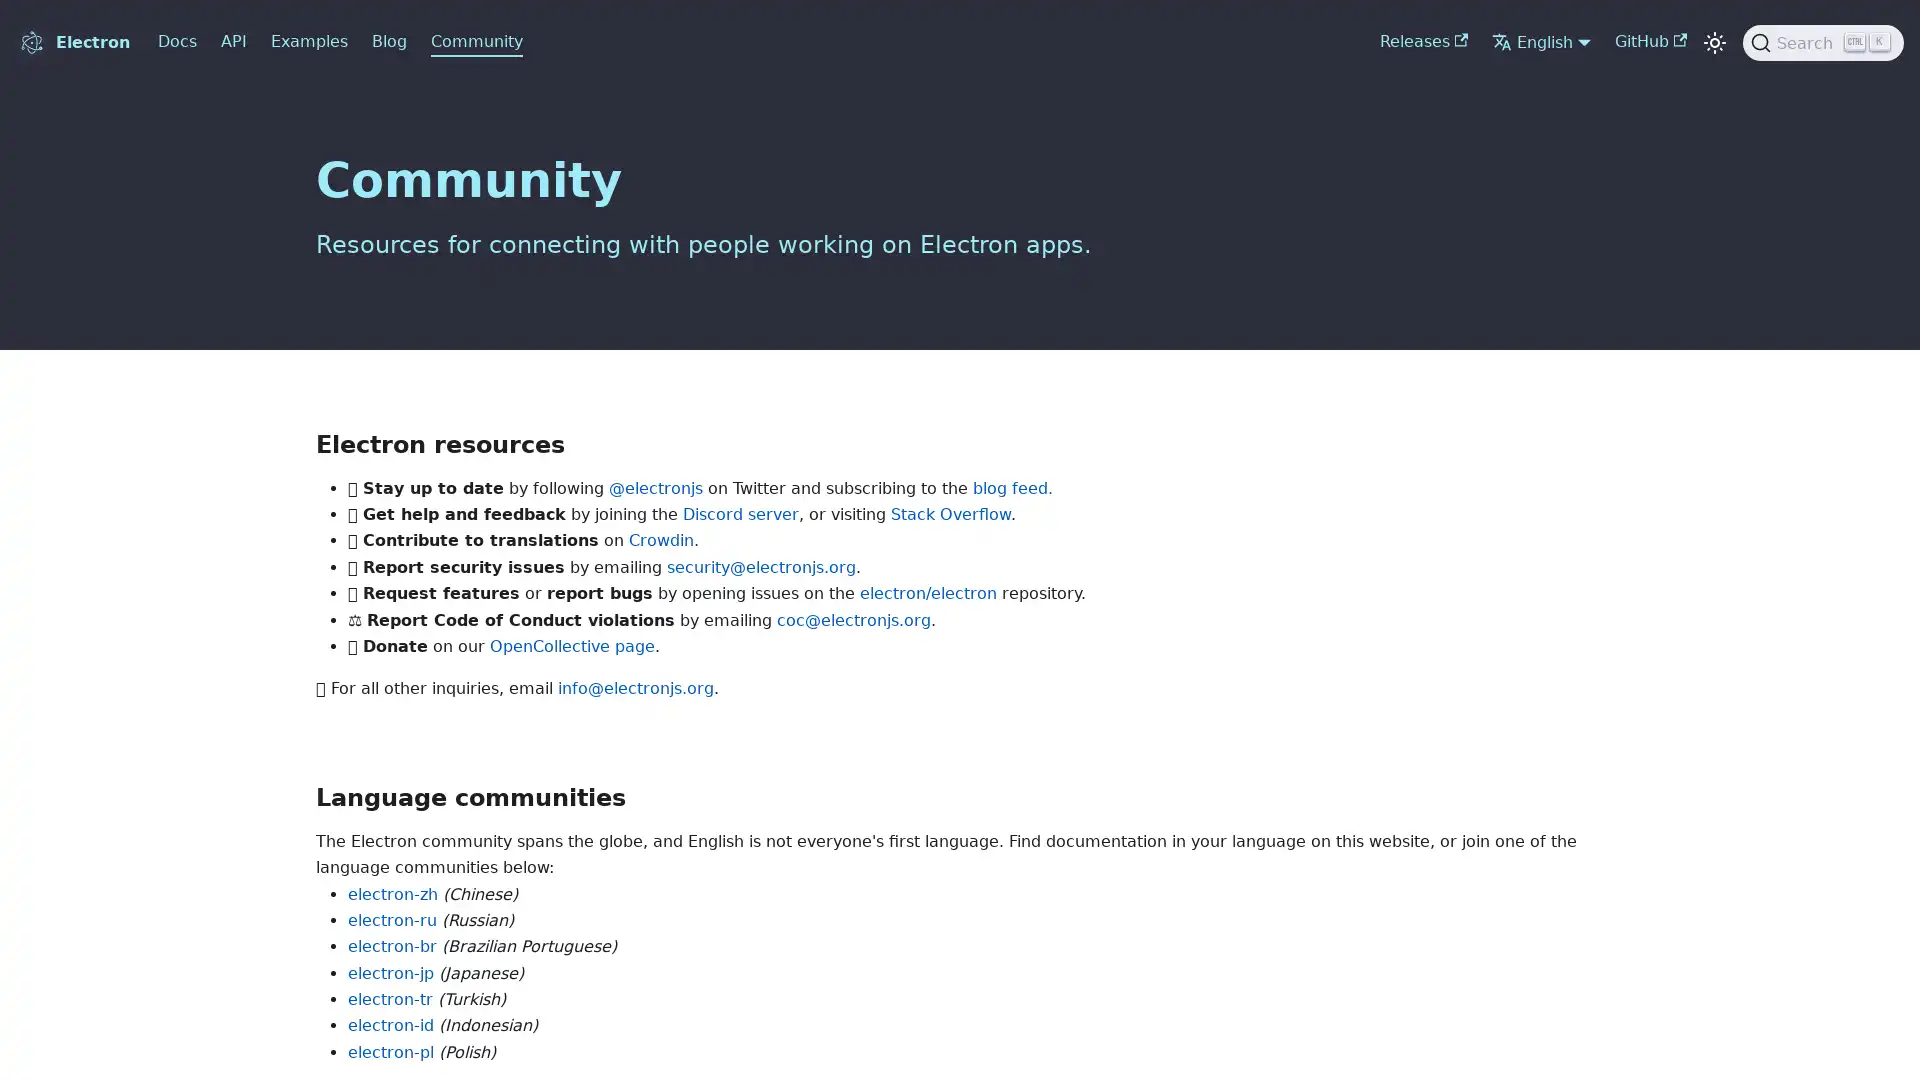 The height and width of the screenshot is (1080, 1920). What do you see at coordinates (1713, 42) in the screenshot?
I see `Switch between dark and light mode (currently light mode)` at bounding box center [1713, 42].